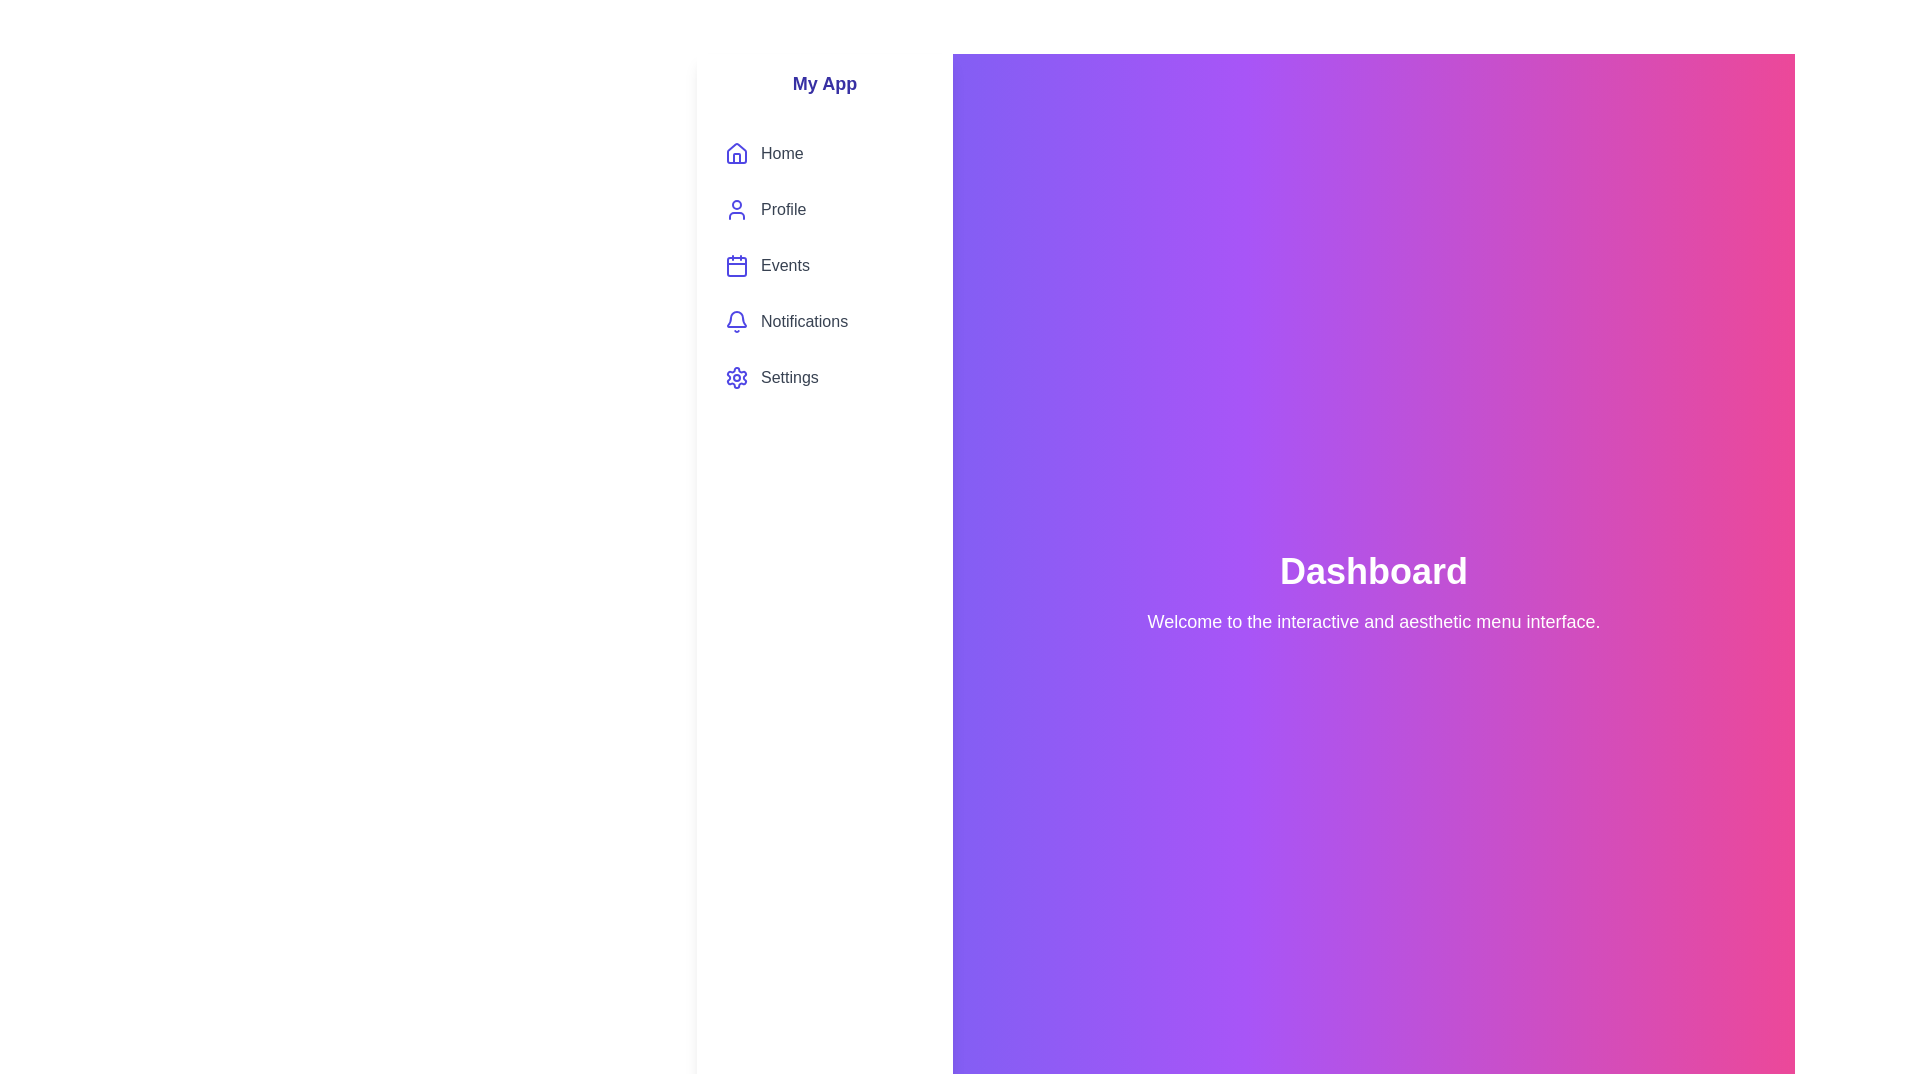 This screenshot has height=1080, width=1920. Describe the element at coordinates (825, 153) in the screenshot. I see `the menu item labeled Home to navigate to the corresponding section` at that location.